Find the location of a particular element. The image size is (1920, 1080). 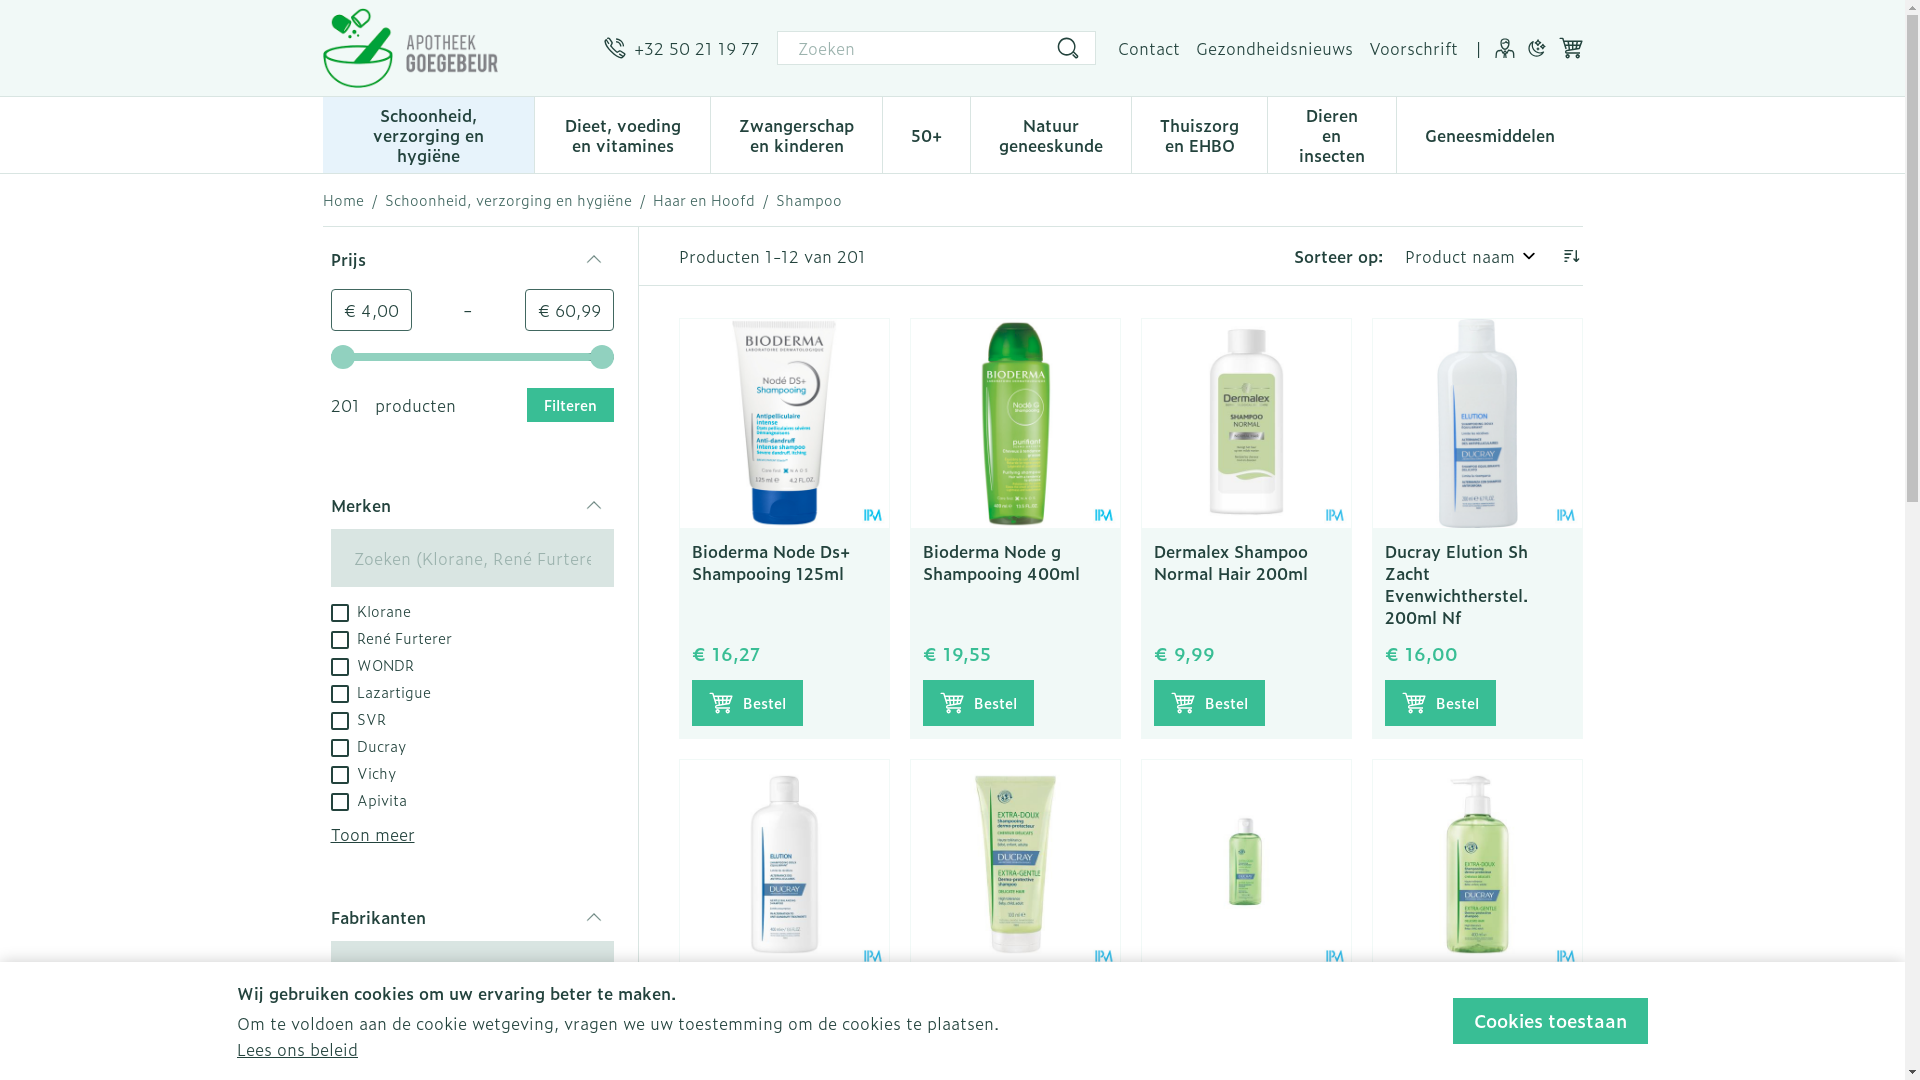

'Planet B' is located at coordinates (330, 1048).